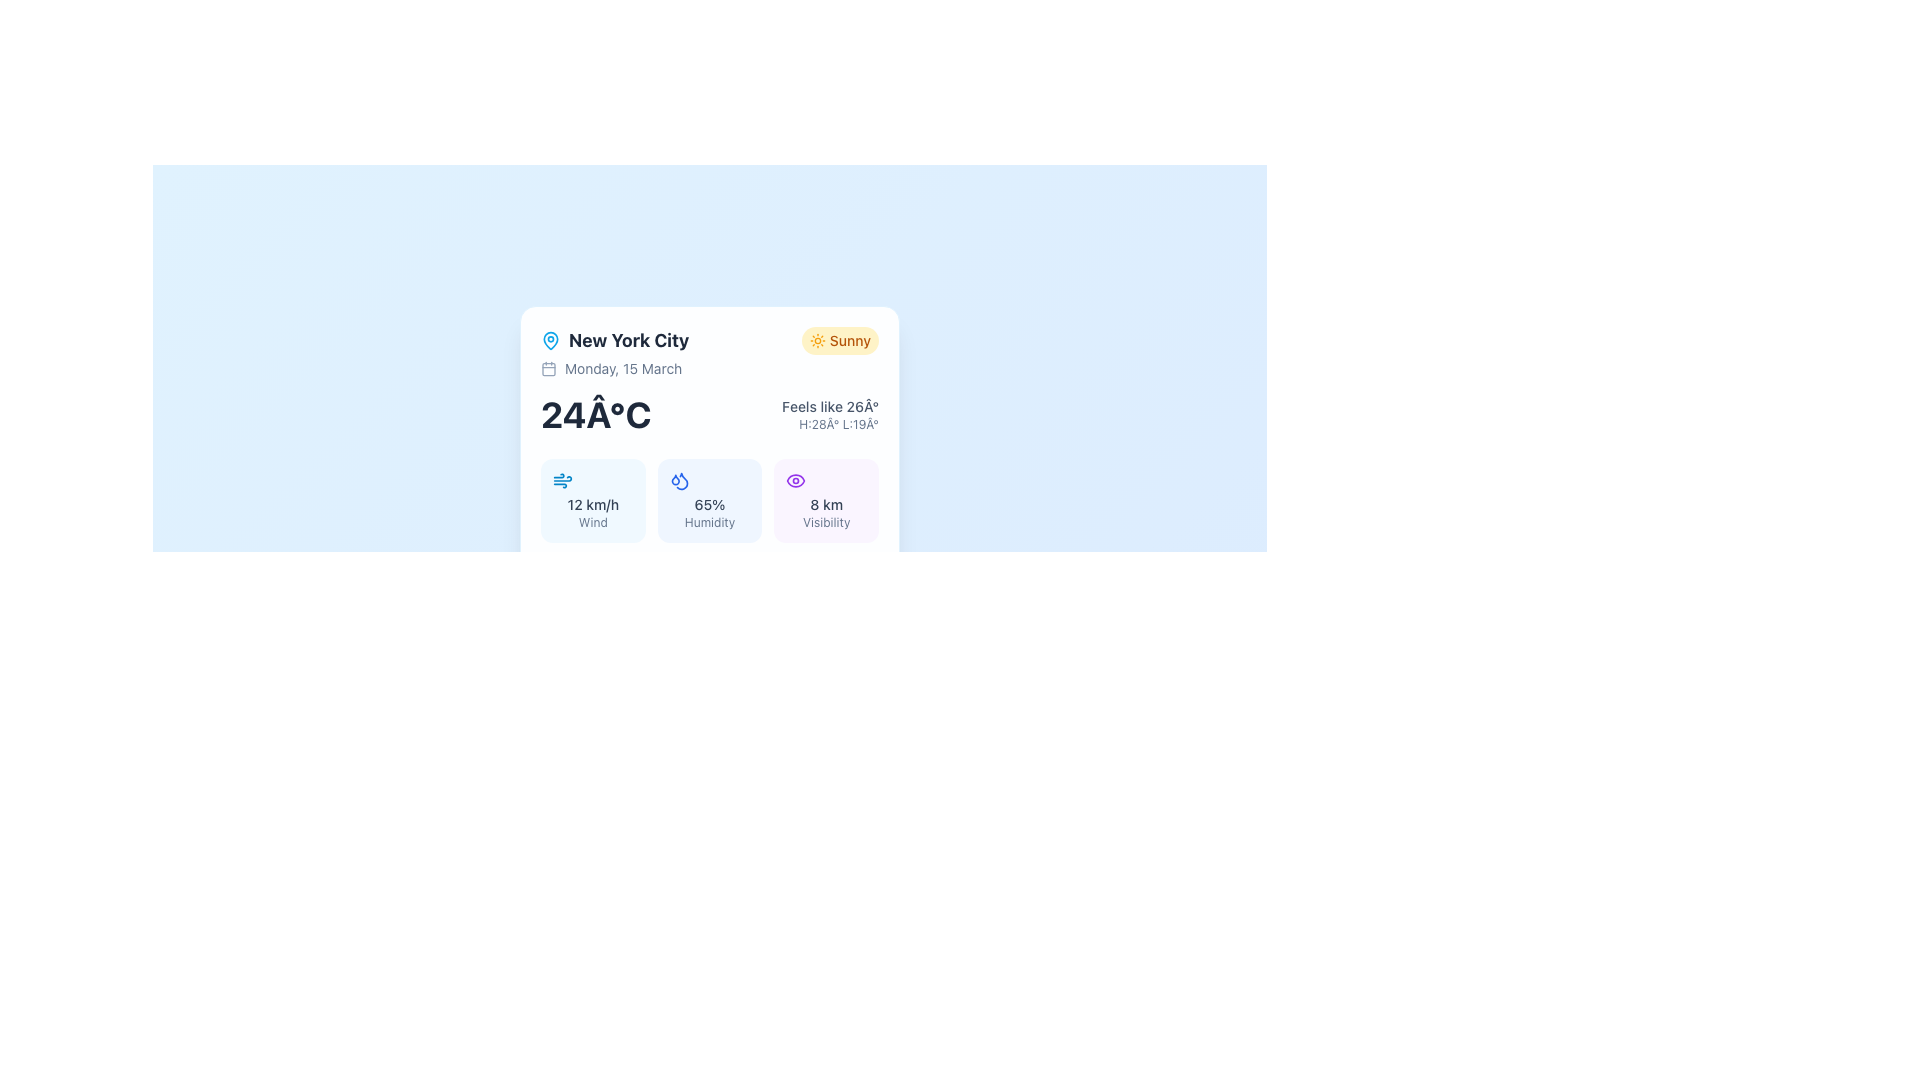  I want to click on the small sun-shaped icon with a yellow stroke located in the top-right corner of the weather card interface, which represents the 'Sunny' weather condition, so click(817, 339).